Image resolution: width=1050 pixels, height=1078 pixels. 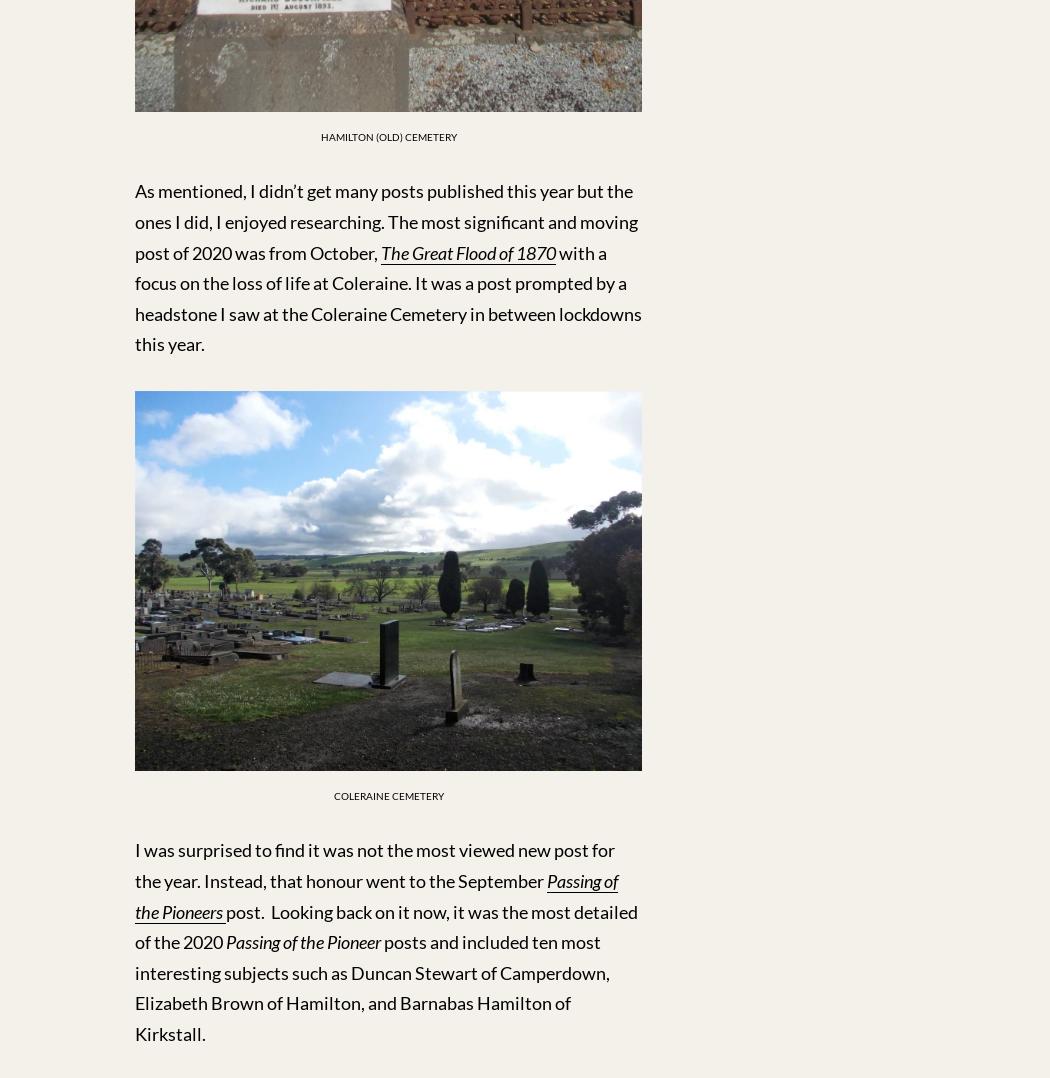 I want to click on 'I was surprised to find it was not the most viewed new post for the year. Instead, that honour went to the September', so click(x=373, y=864).